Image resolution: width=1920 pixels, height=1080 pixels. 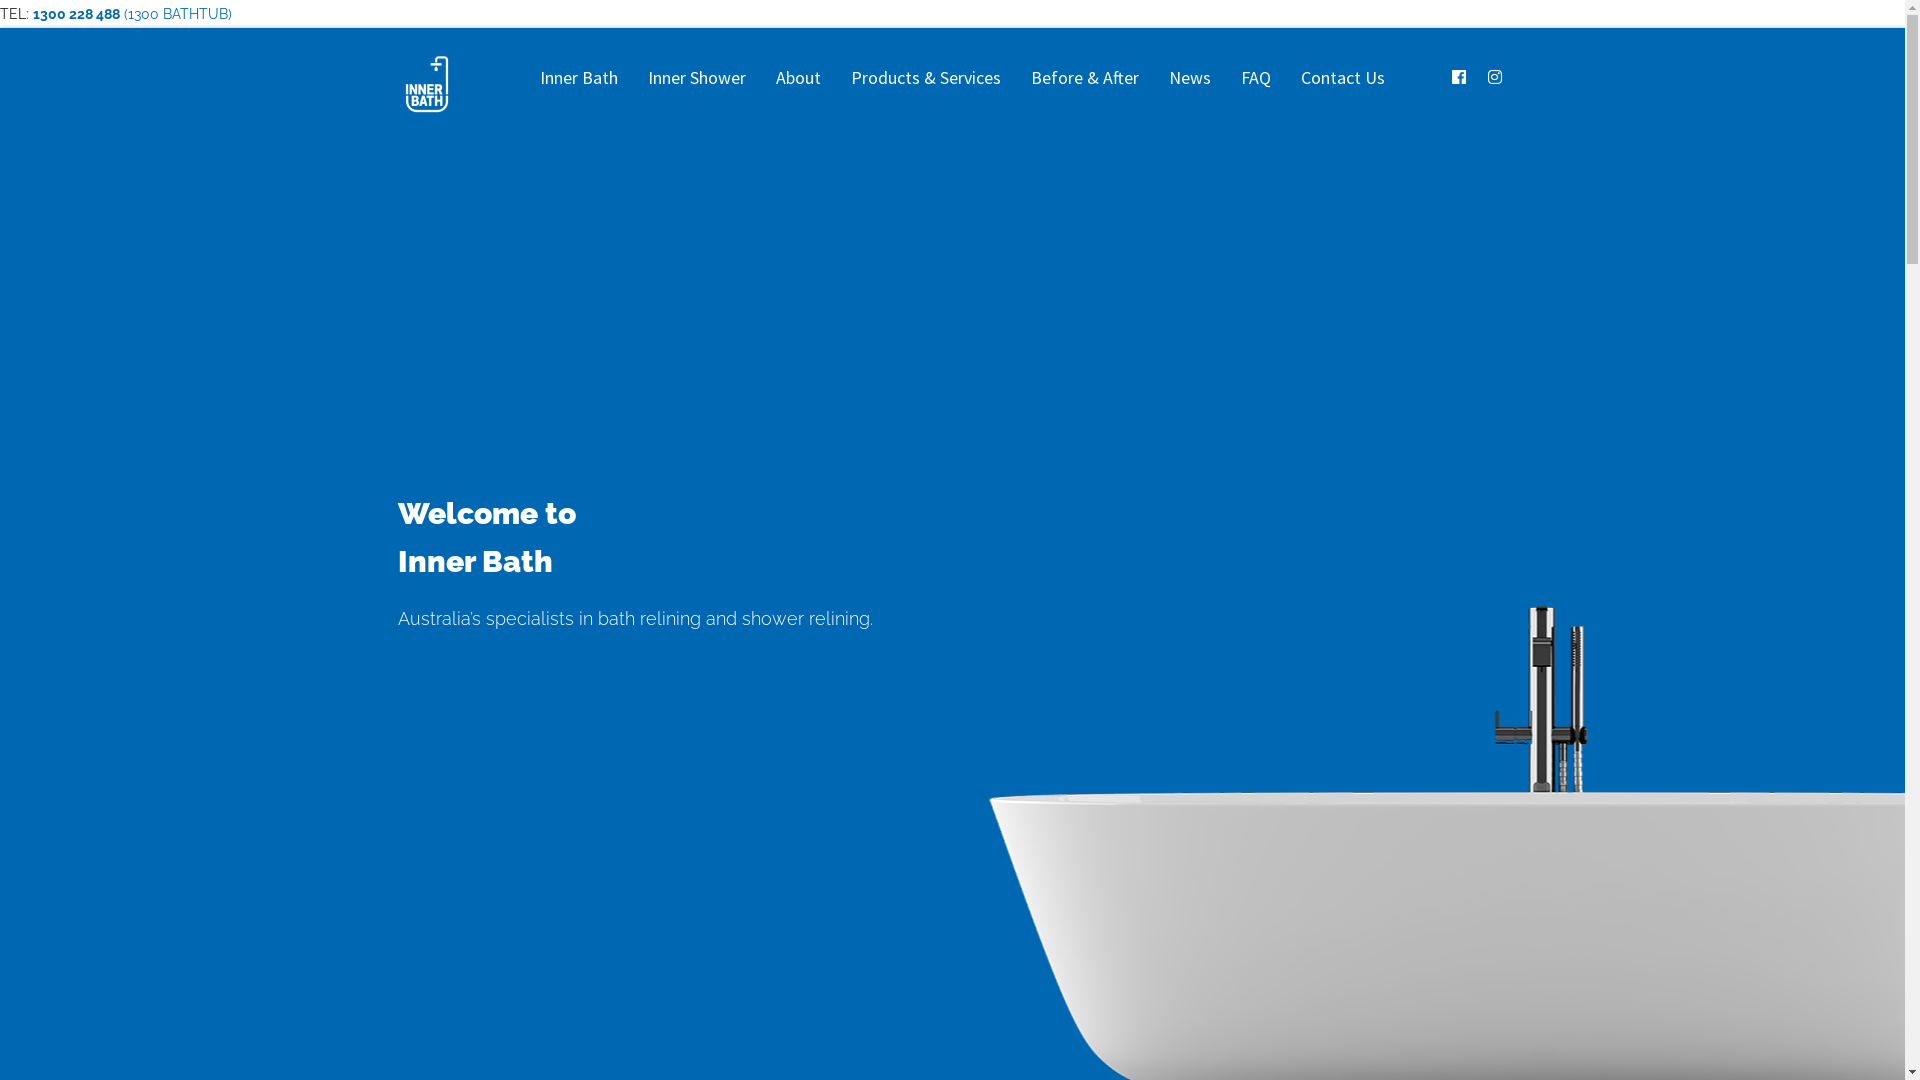 What do you see at coordinates (1255, 76) in the screenshot?
I see `'FAQ'` at bounding box center [1255, 76].